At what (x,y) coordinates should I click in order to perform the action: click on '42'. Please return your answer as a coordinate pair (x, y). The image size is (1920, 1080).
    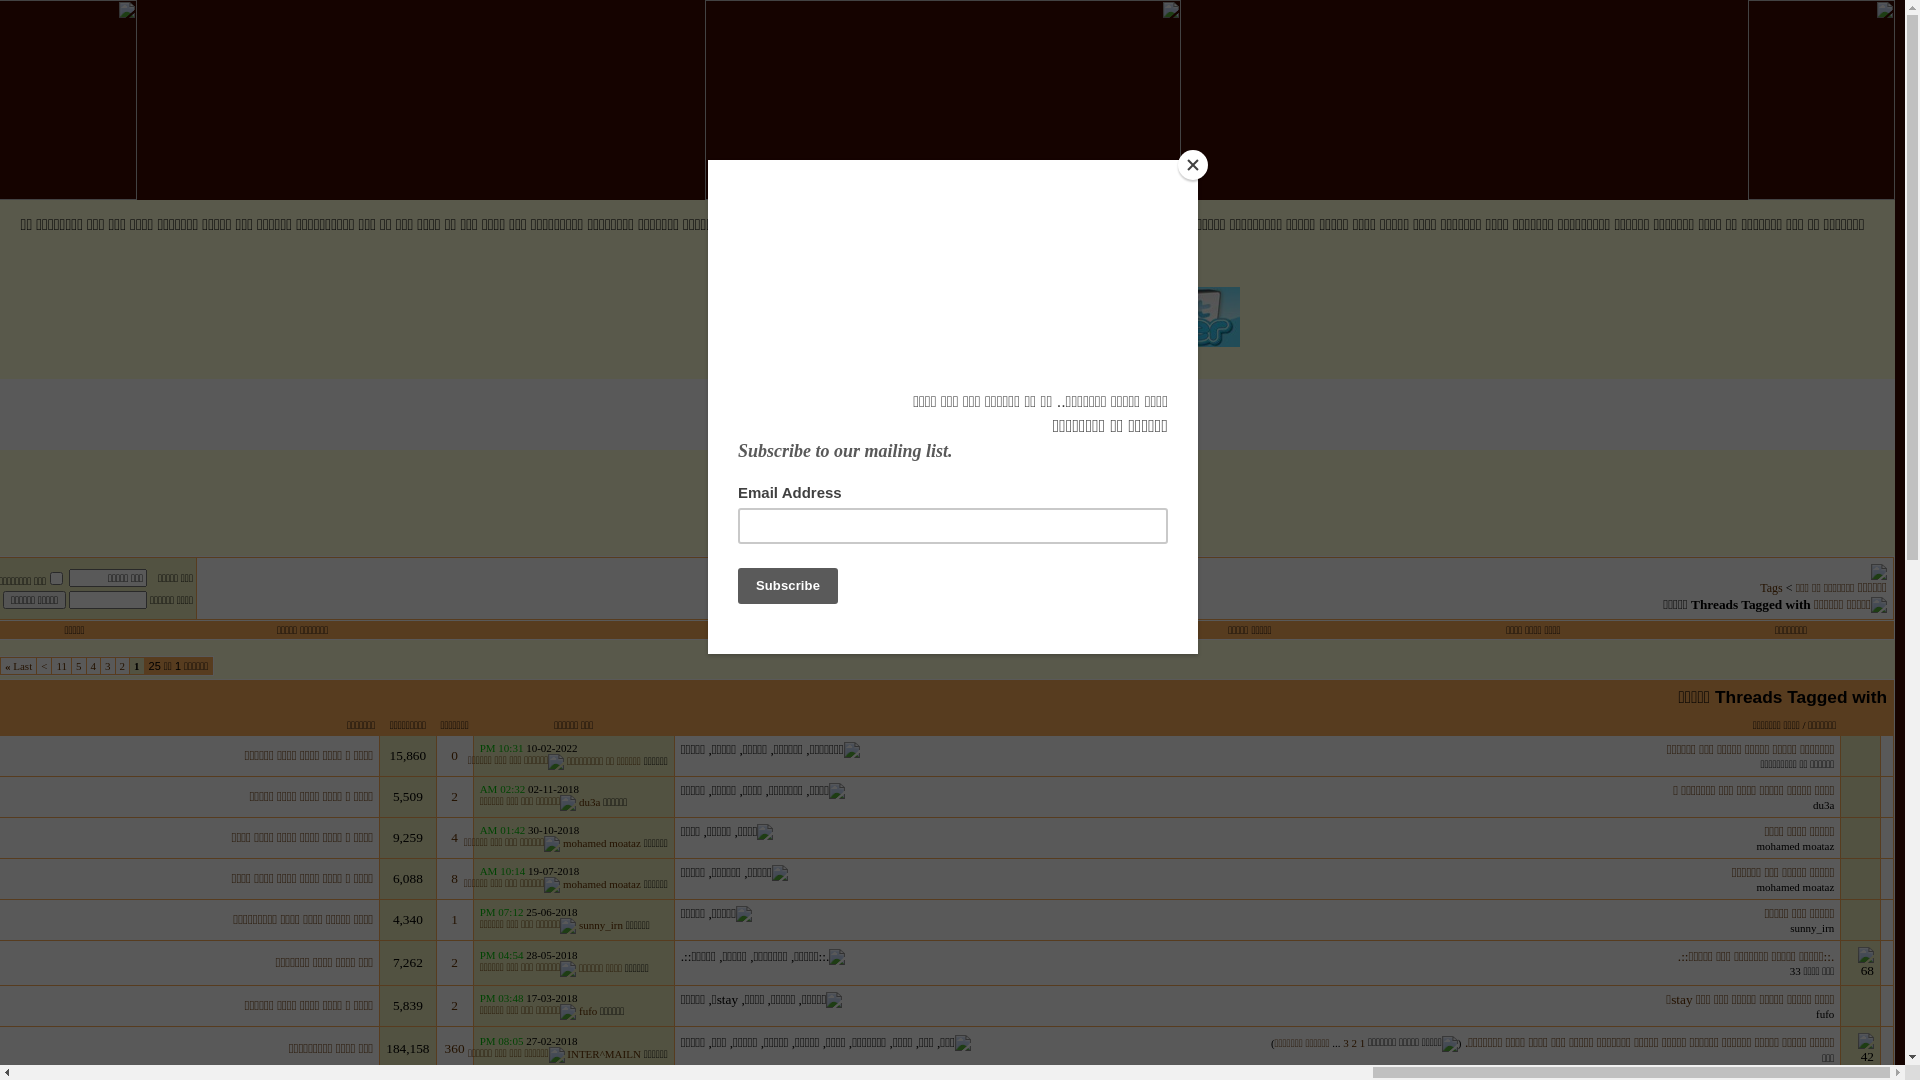
    Looking at the image, I should click on (1859, 1048).